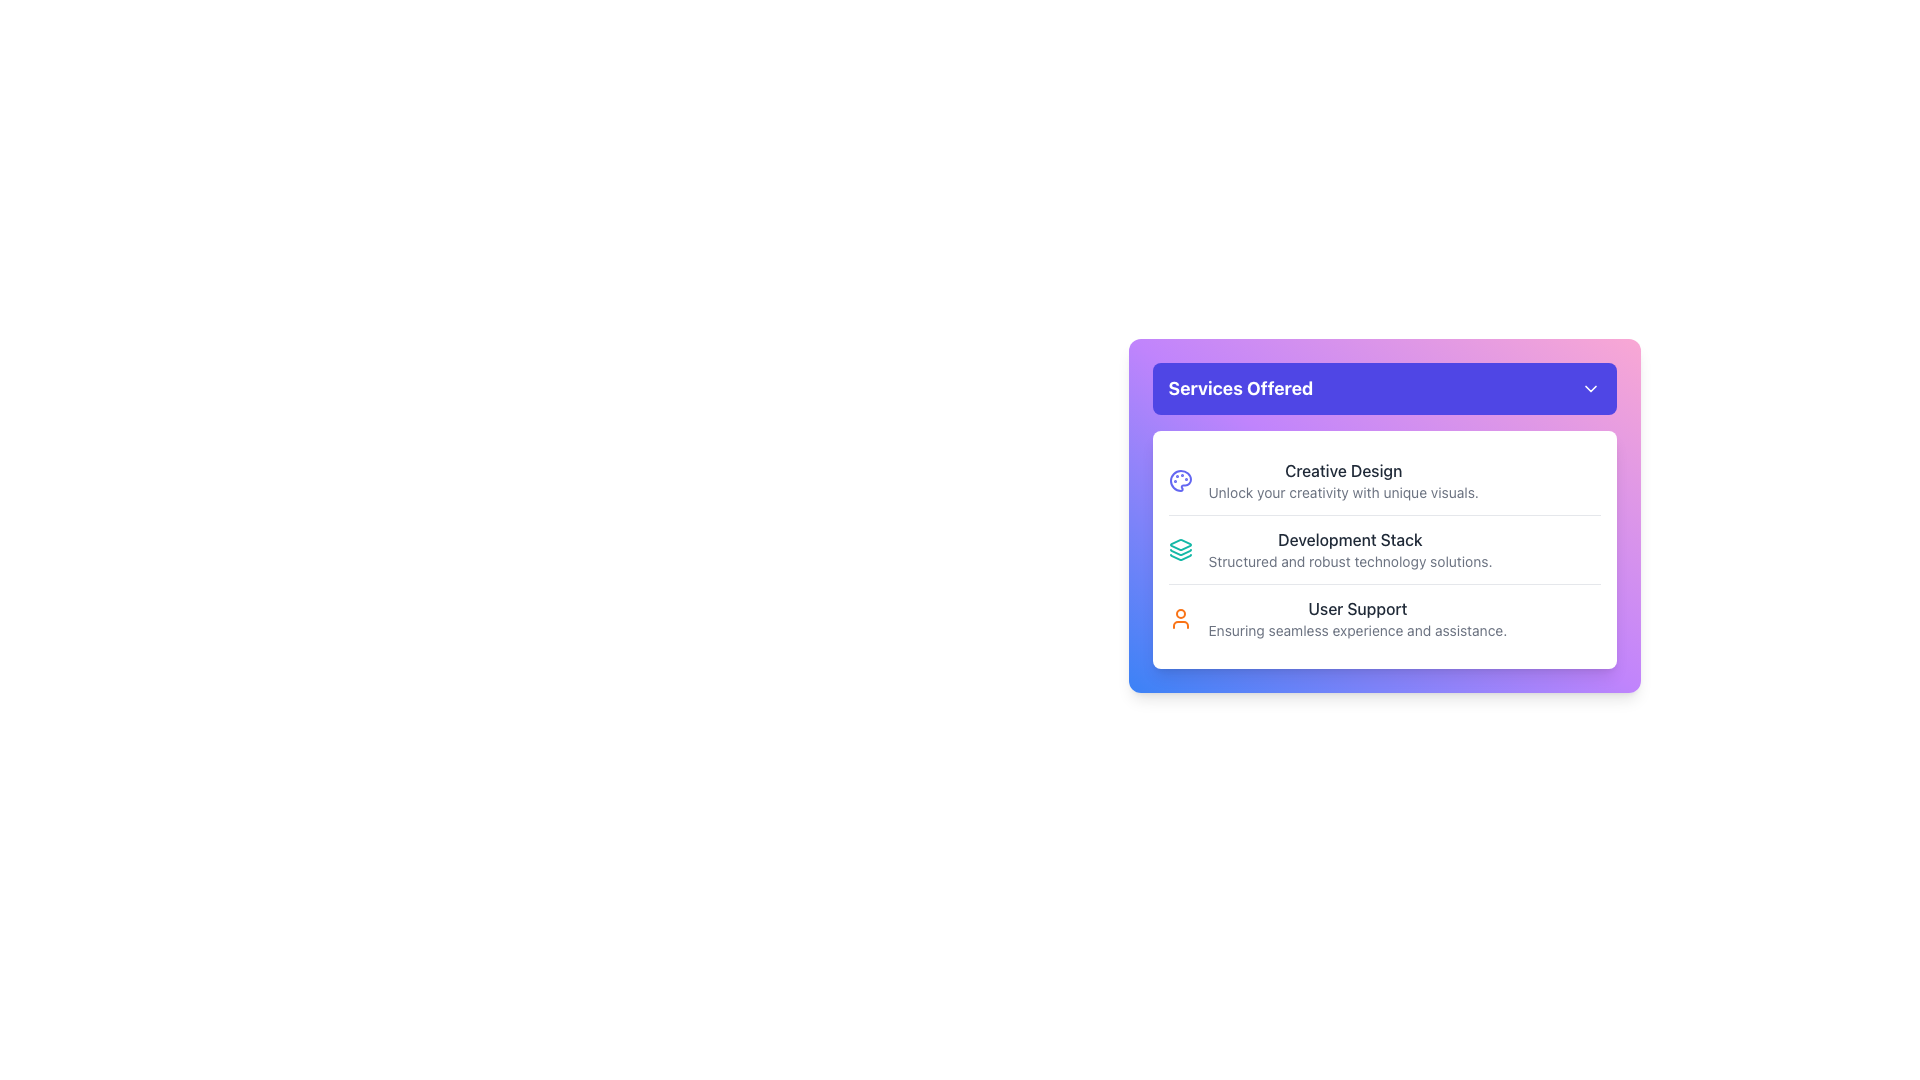  What do you see at coordinates (1343, 493) in the screenshot?
I see `descriptive text located under the 'Creative Design' title in the service card, which provides additional details related to the 'Creative Design' service` at bounding box center [1343, 493].